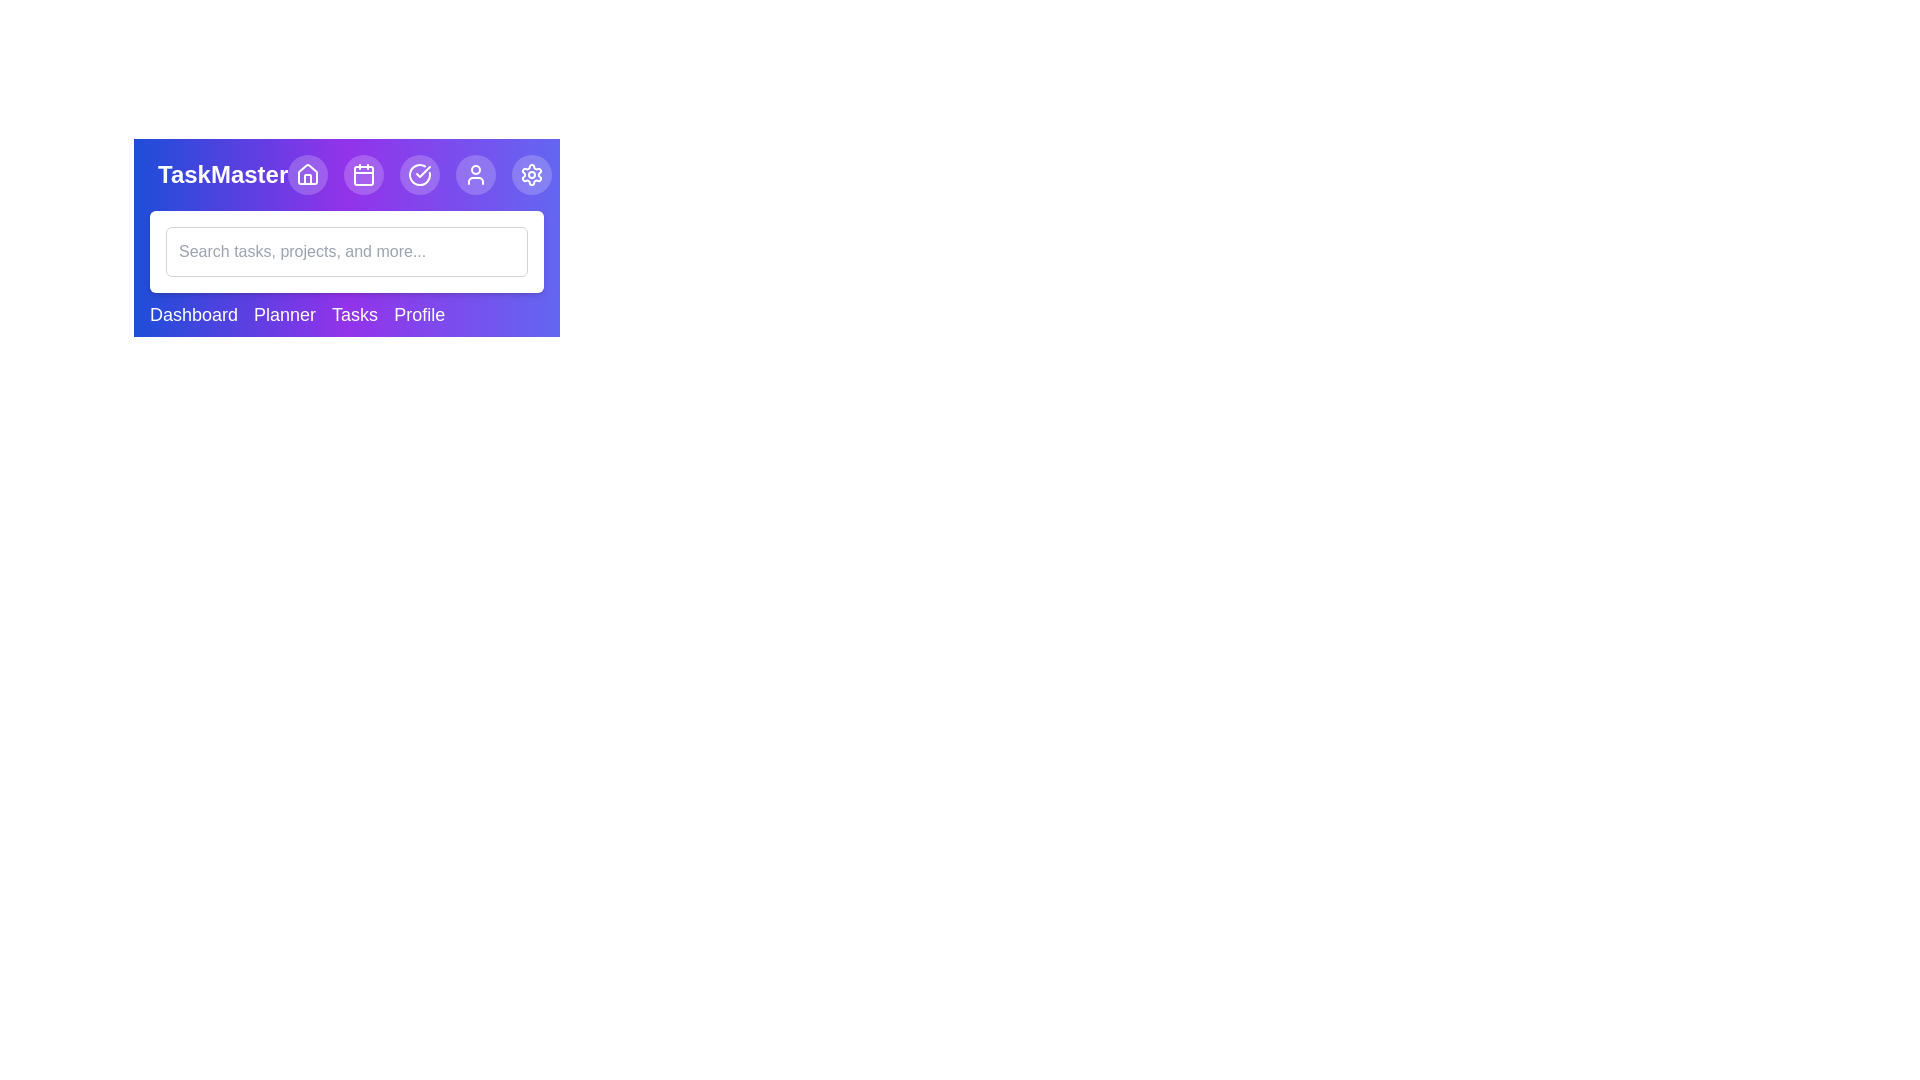 The width and height of the screenshot is (1920, 1080). Describe the element at coordinates (283, 315) in the screenshot. I see `the menu item Planner` at that location.